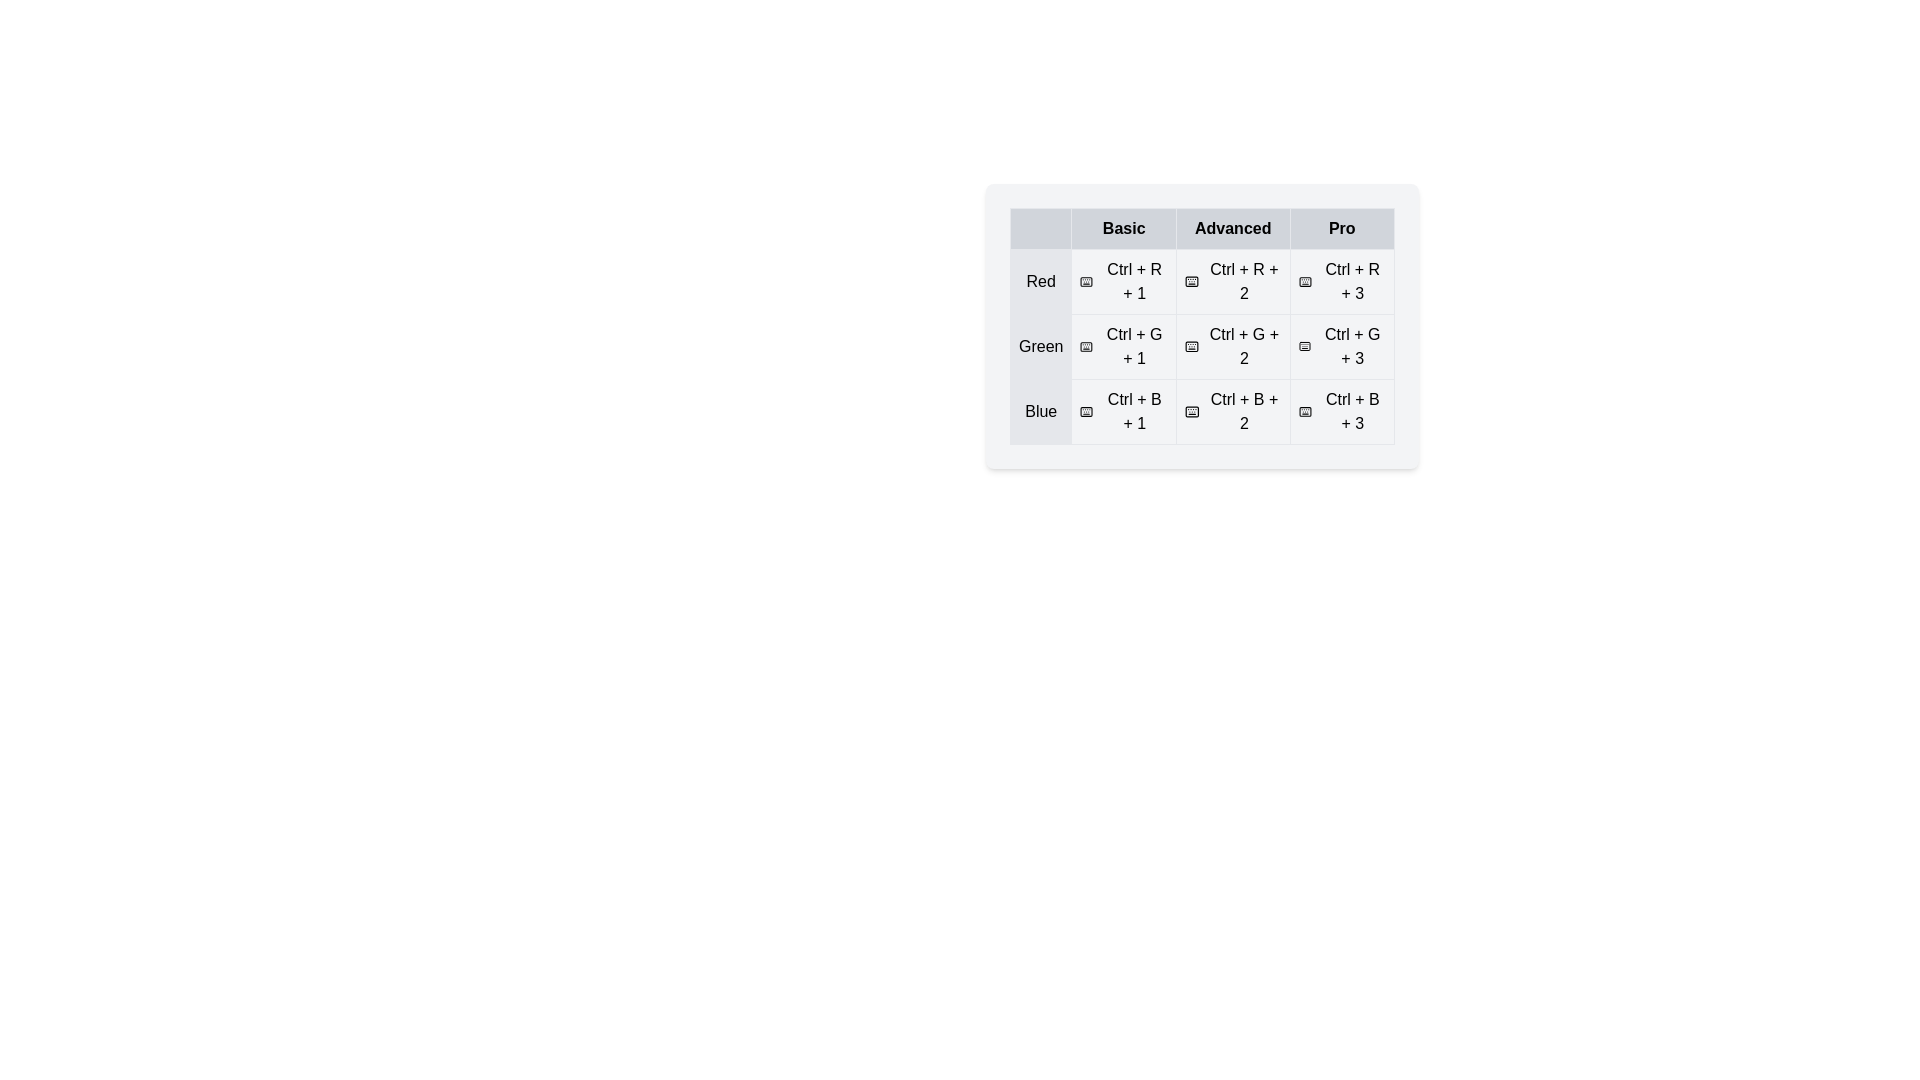  What do you see at coordinates (1192, 346) in the screenshot?
I see `the graphical representation element that is a rectangular shape with rounded corners, located in the 'Advanced' column and 'Green' row of the shortcut table, representing the shortcut 'Ctrl+G+2'` at bounding box center [1192, 346].